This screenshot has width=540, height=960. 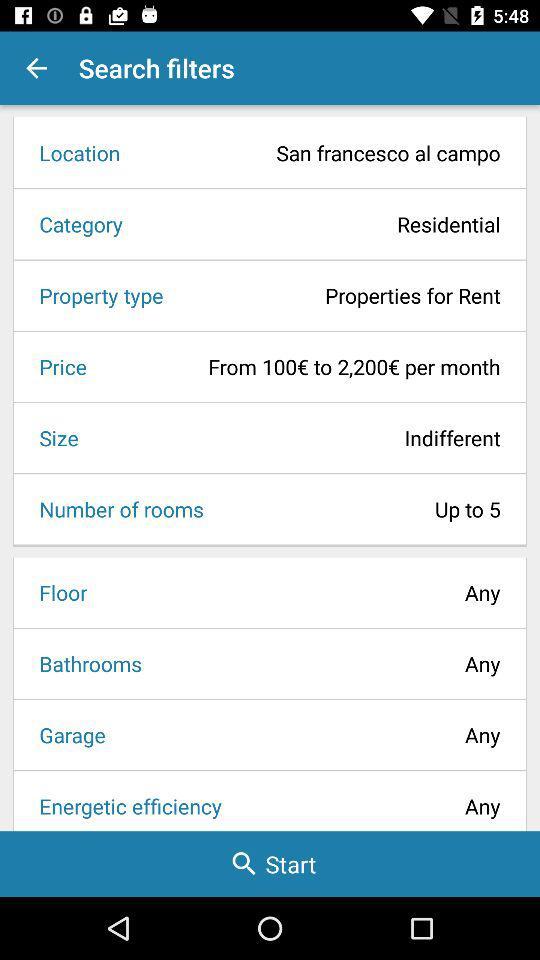 What do you see at coordinates (36, 68) in the screenshot?
I see `the app to the left of the search filters item` at bounding box center [36, 68].